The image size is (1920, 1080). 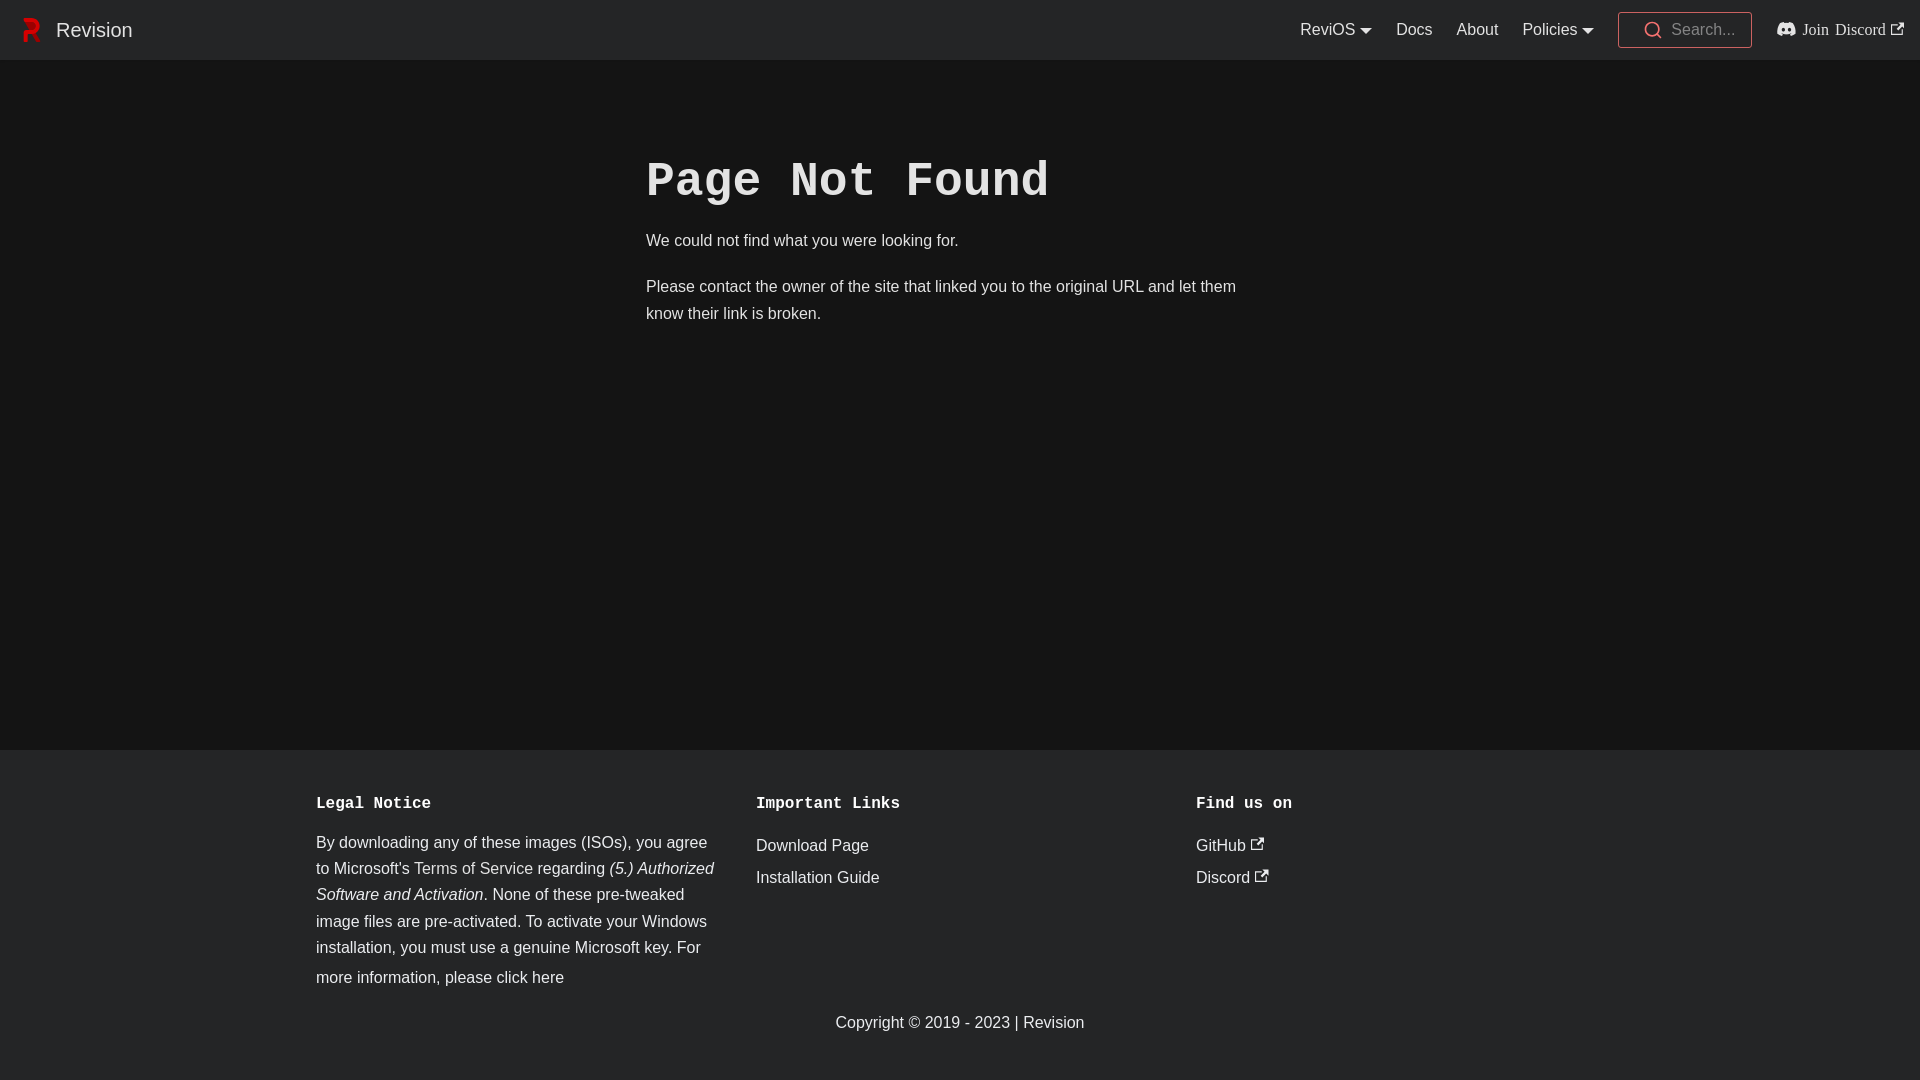 I want to click on 'here', so click(x=547, y=976).